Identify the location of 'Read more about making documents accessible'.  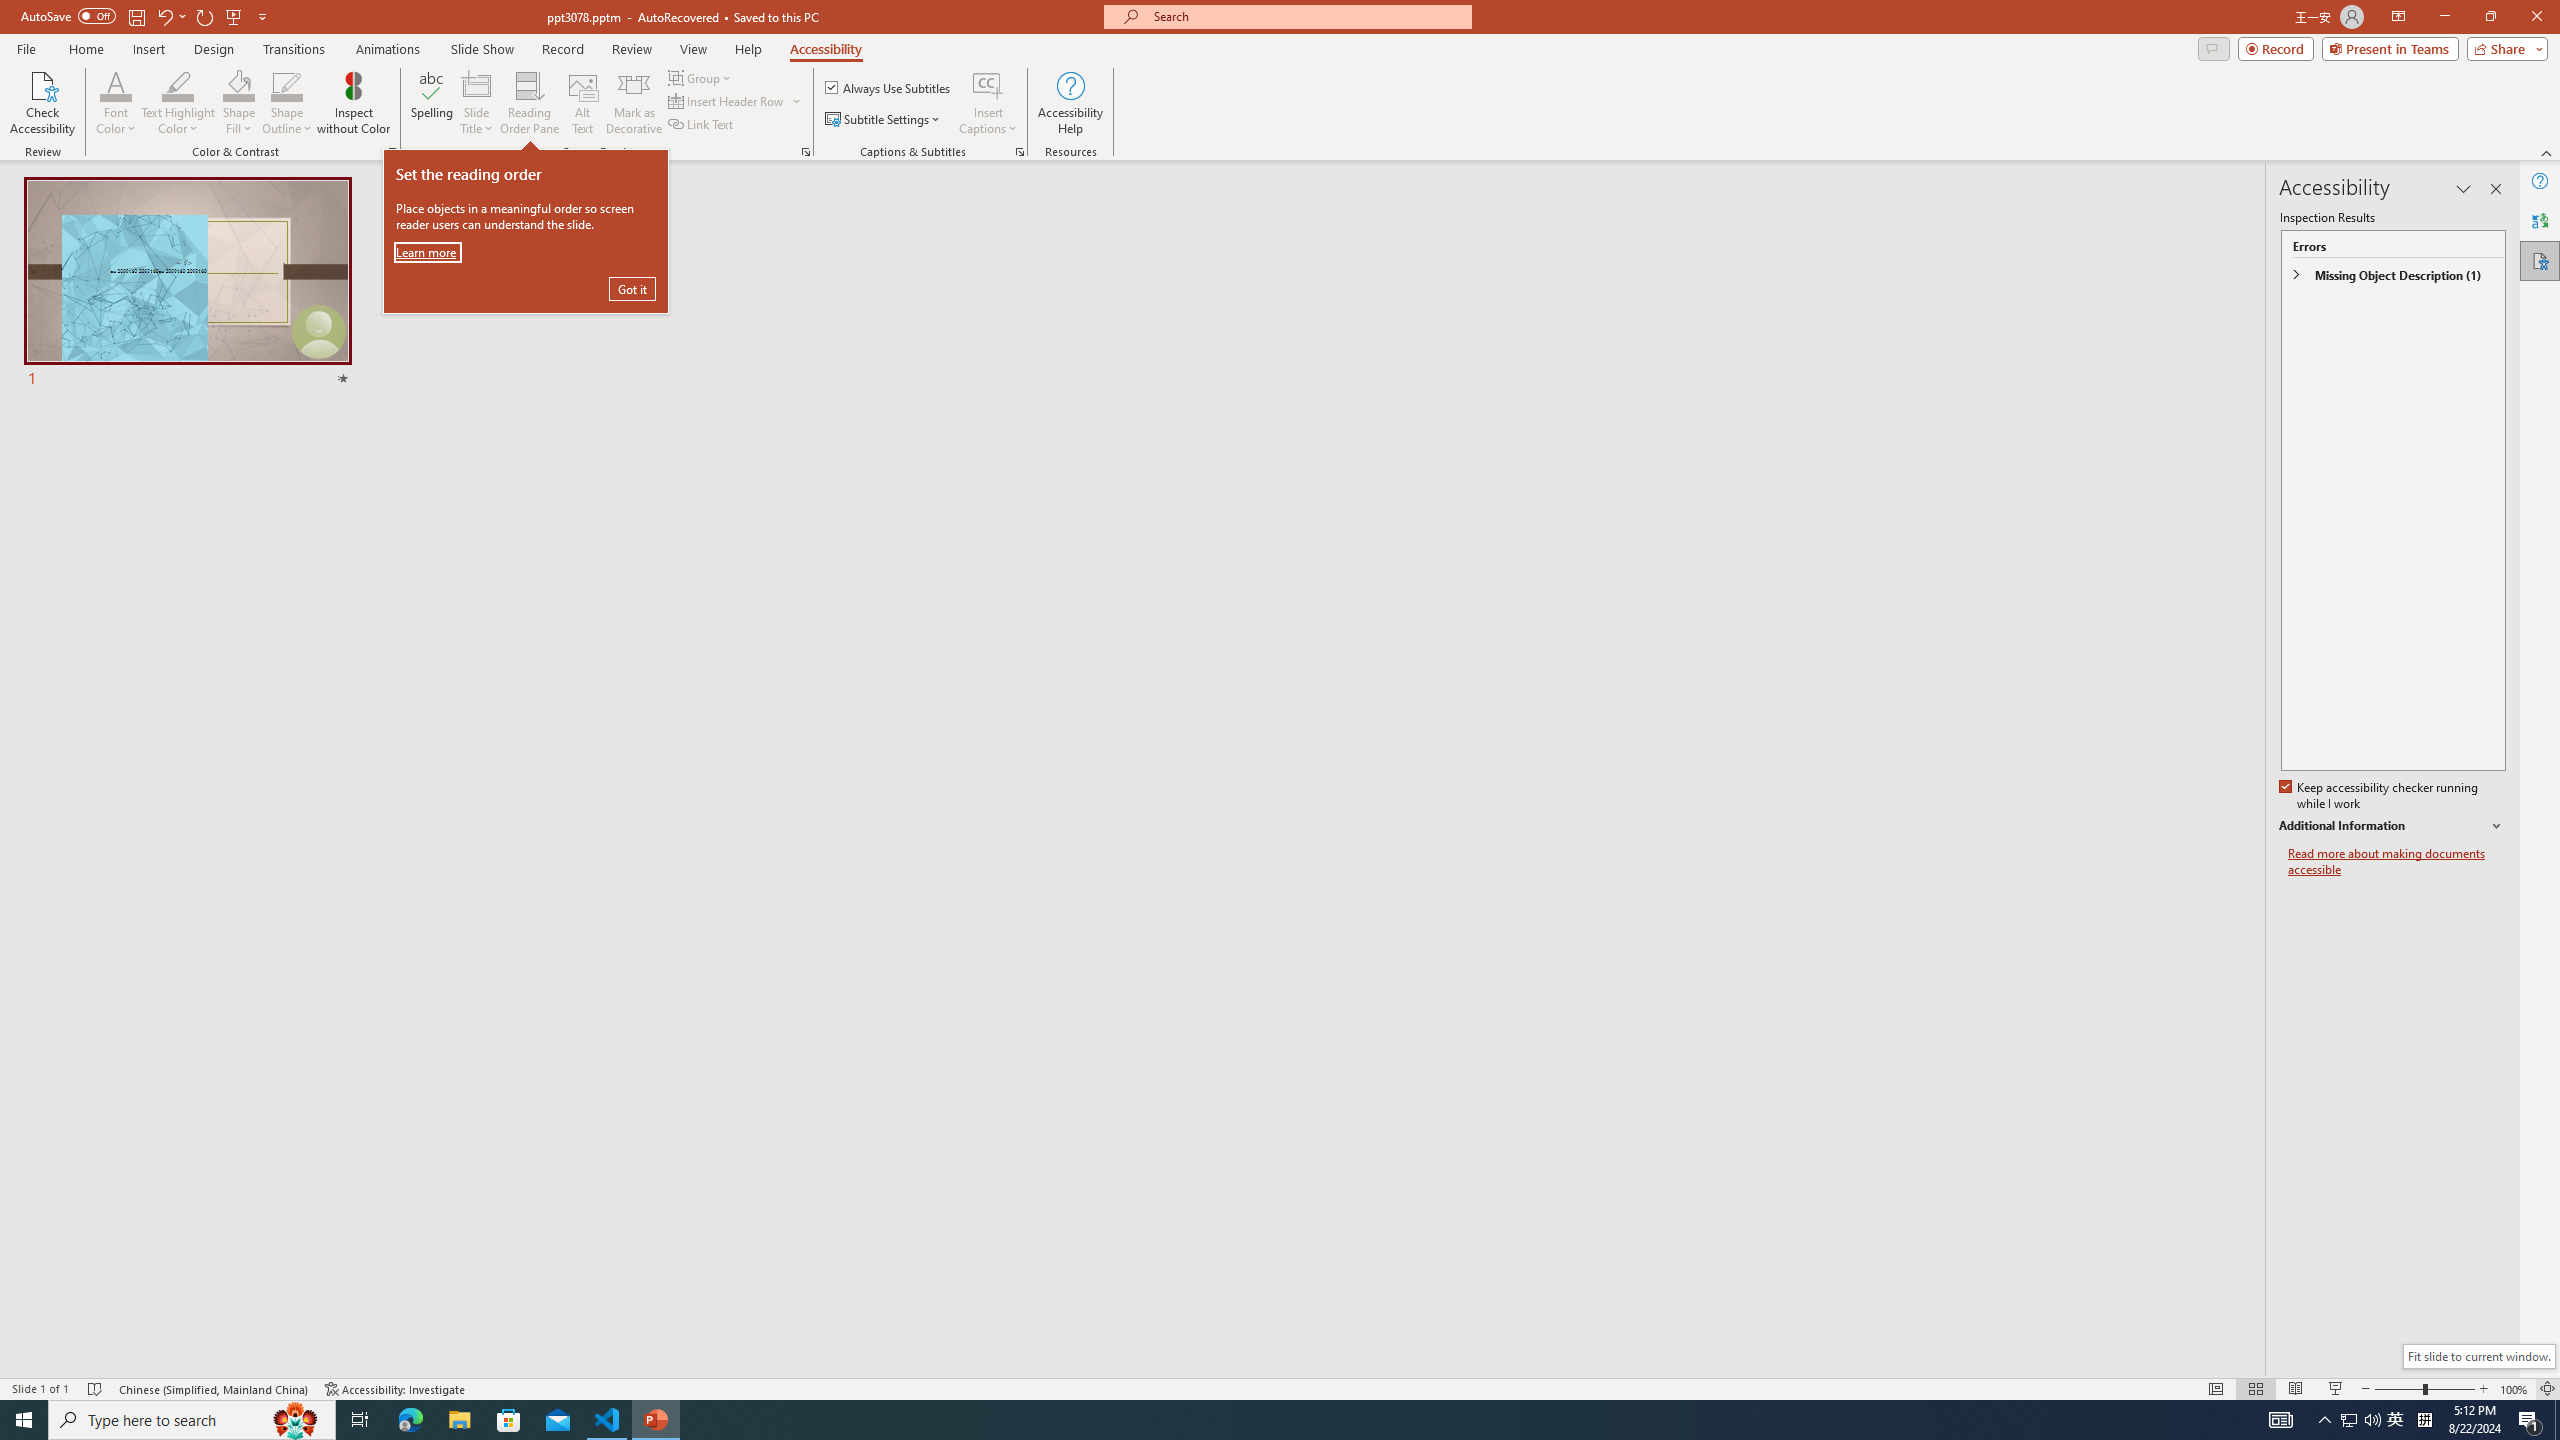
(2396, 861).